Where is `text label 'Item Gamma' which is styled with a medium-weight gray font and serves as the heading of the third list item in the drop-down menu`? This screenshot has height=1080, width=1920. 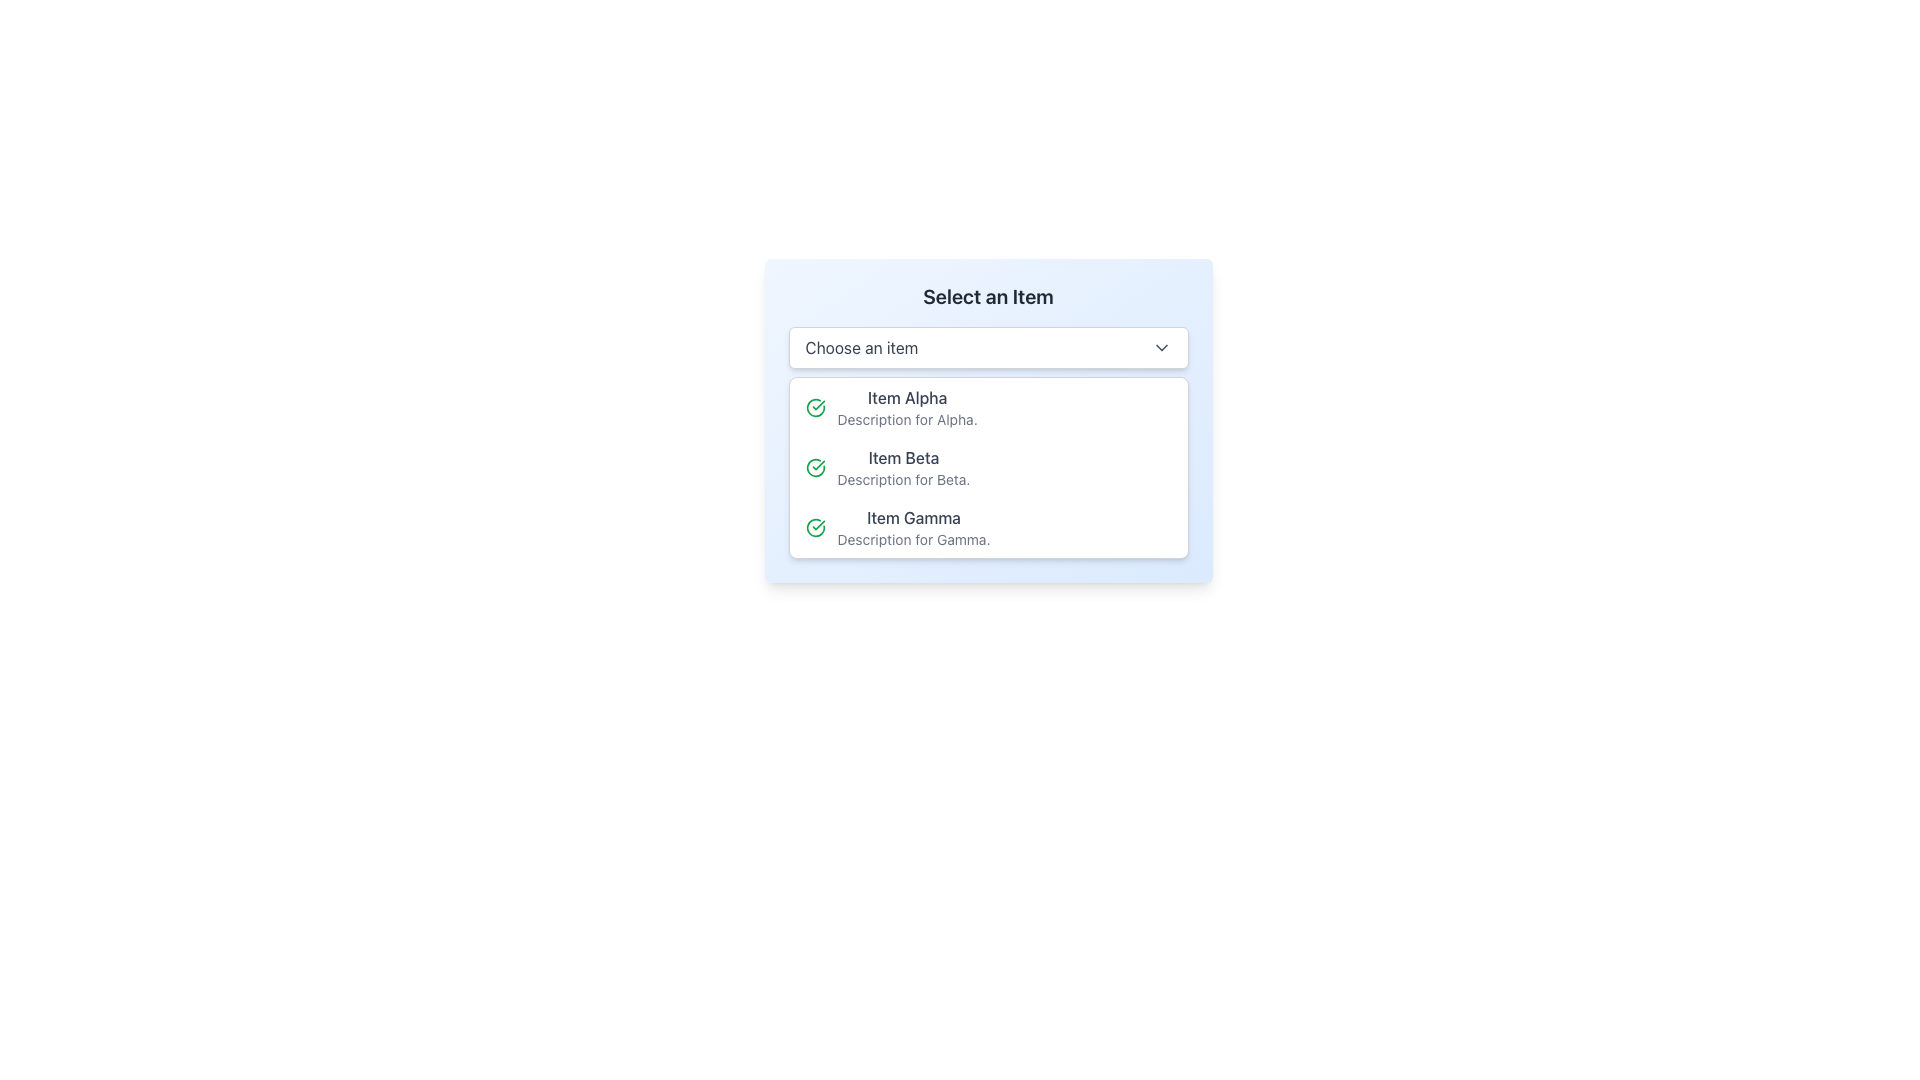
text label 'Item Gamma' which is styled with a medium-weight gray font and serves as the heading of the third list item in the drop-down menu is located at coordinates (912, 516).